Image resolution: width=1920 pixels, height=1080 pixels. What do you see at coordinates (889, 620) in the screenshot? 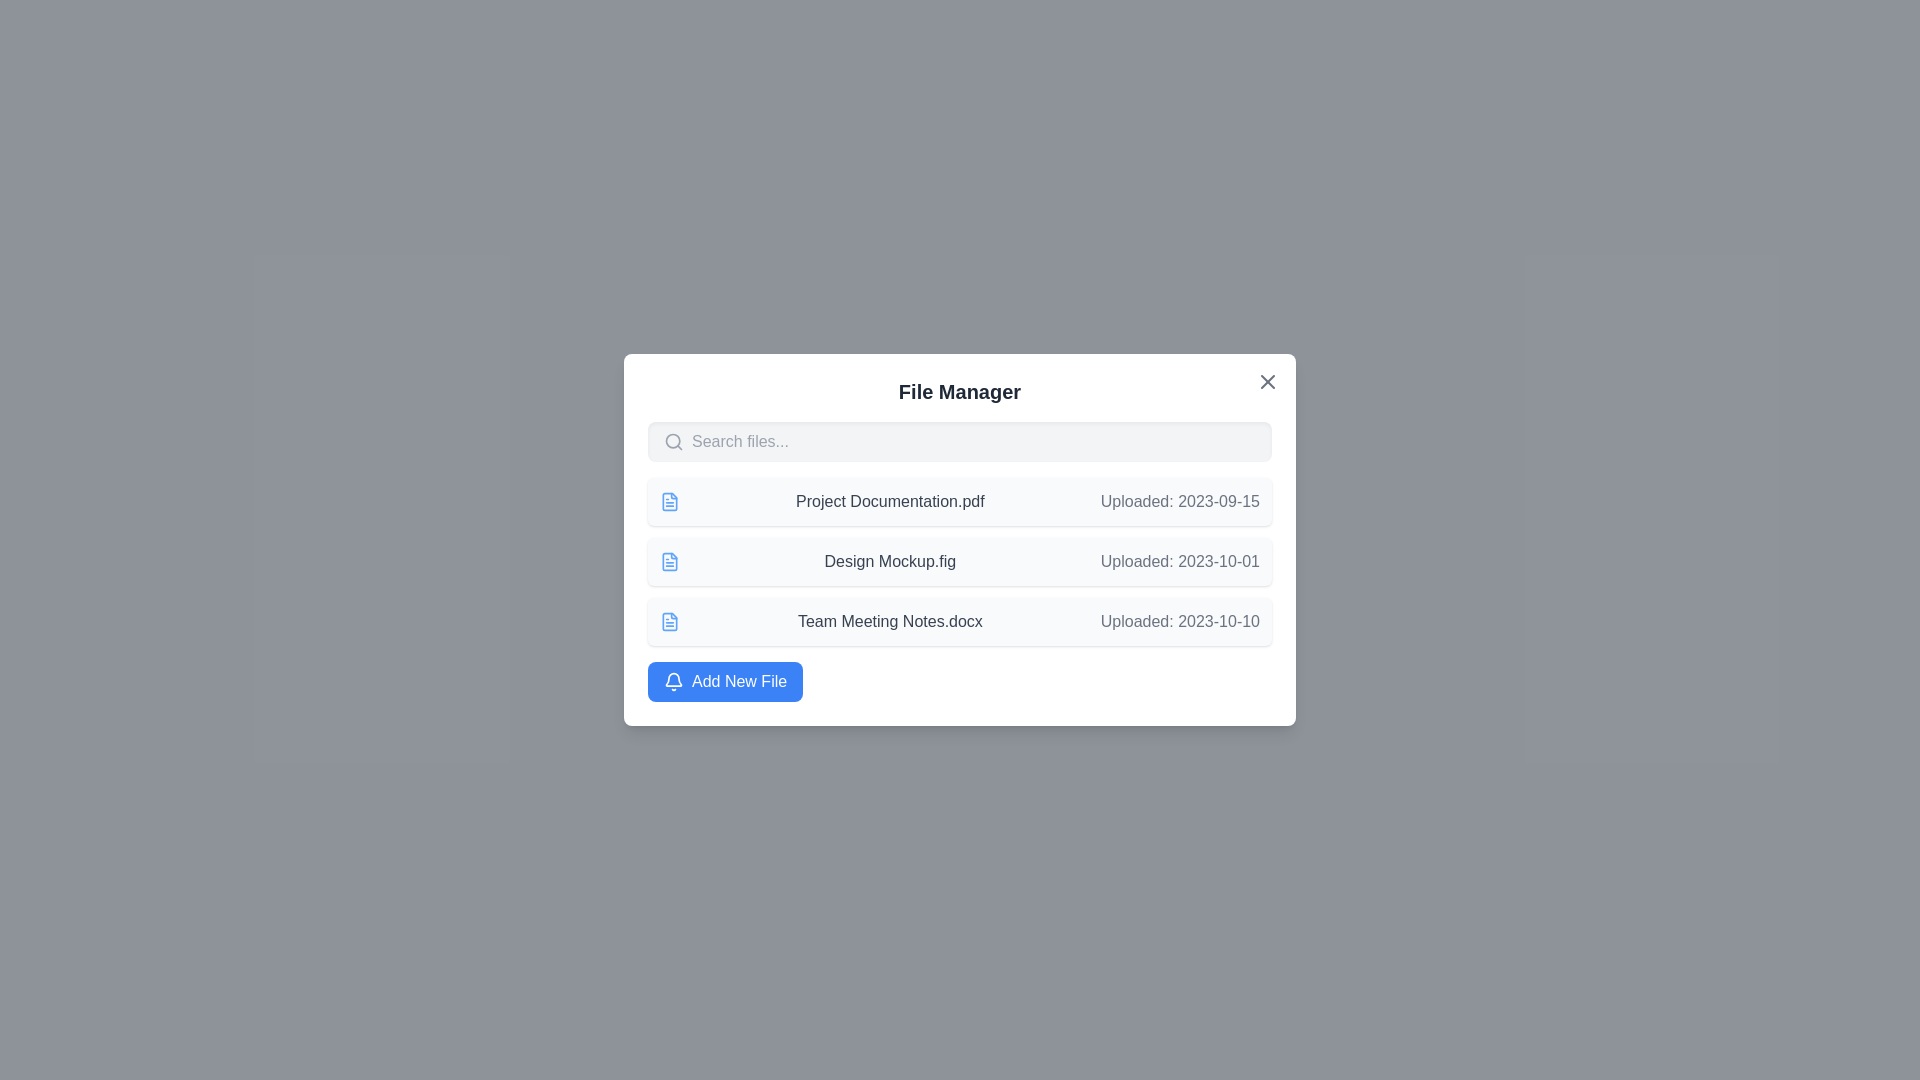
I see `the text display element showing the file name 'Team Meeting Notes.docx', which is the third item in the list of file entries in the file manager dialog` at bounding box center [889, 620].